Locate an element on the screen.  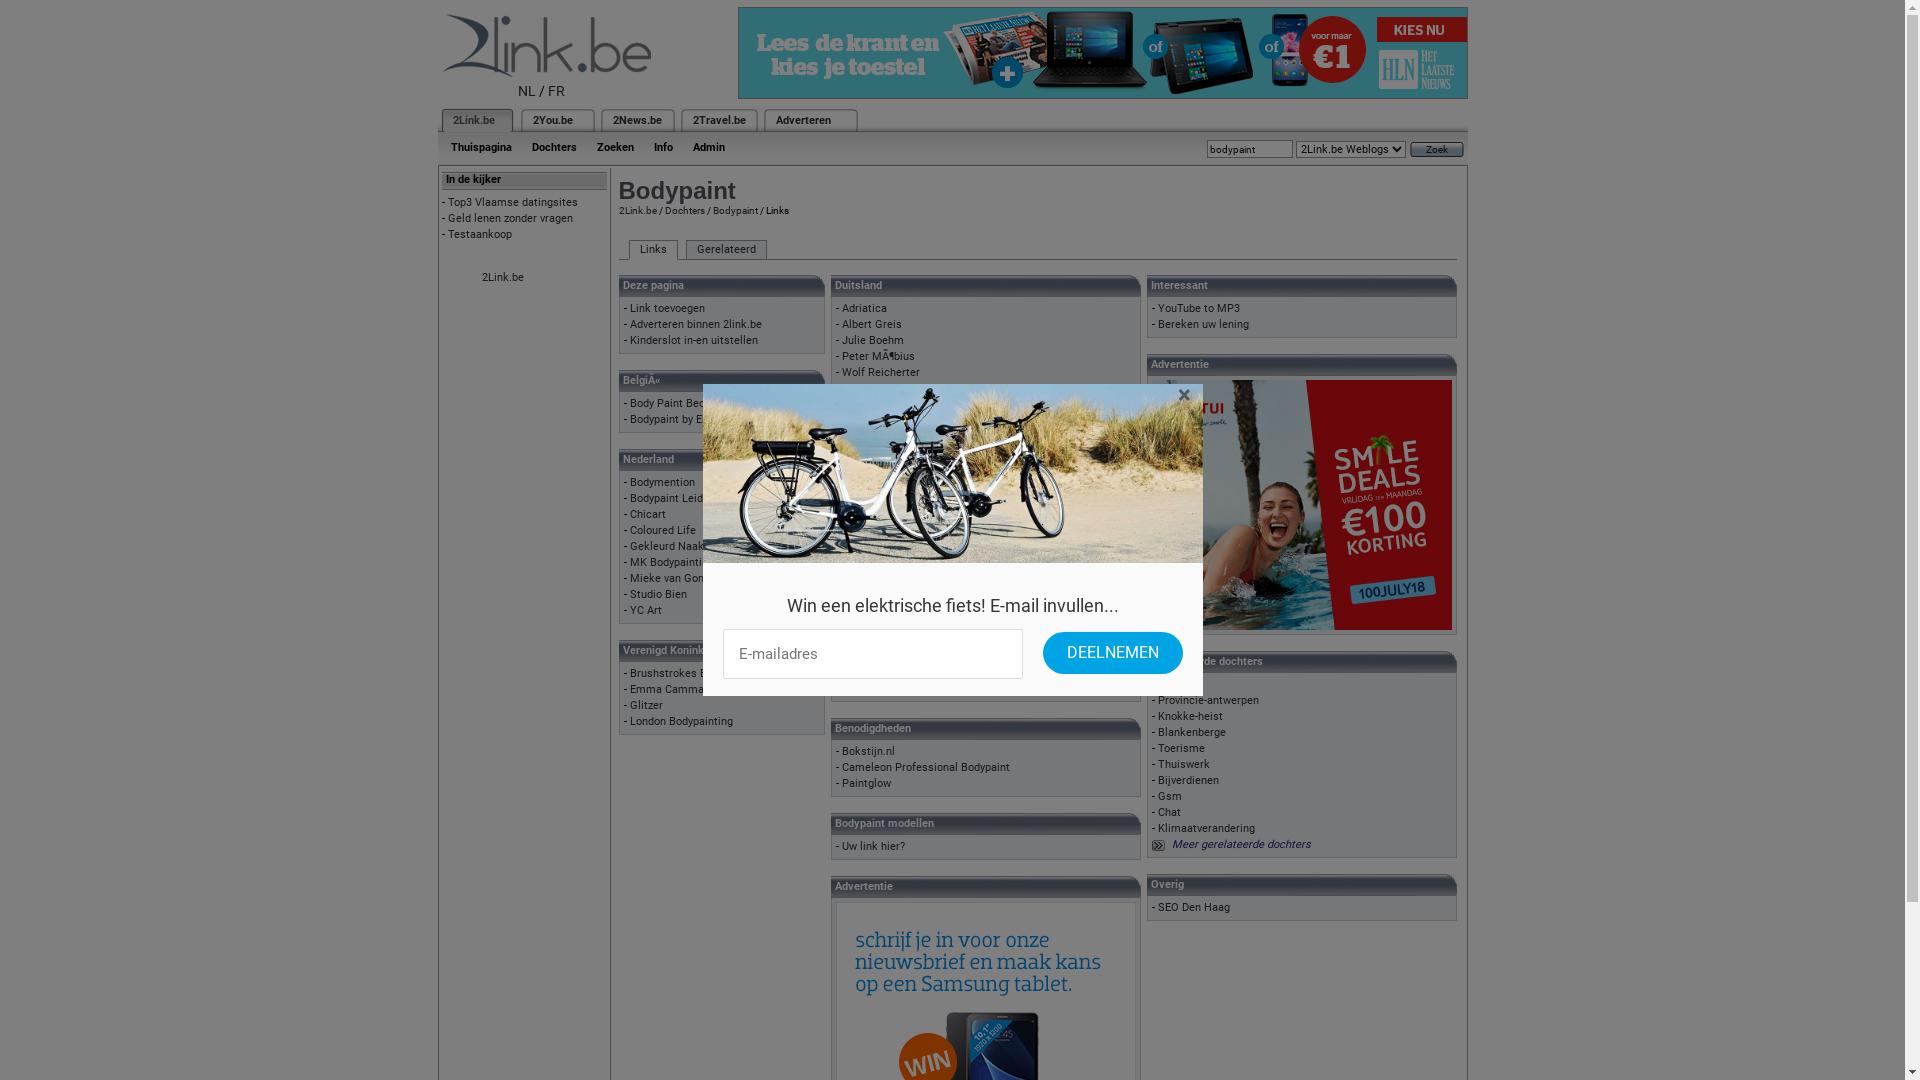
'FR' is located at coordinates (547, 91).